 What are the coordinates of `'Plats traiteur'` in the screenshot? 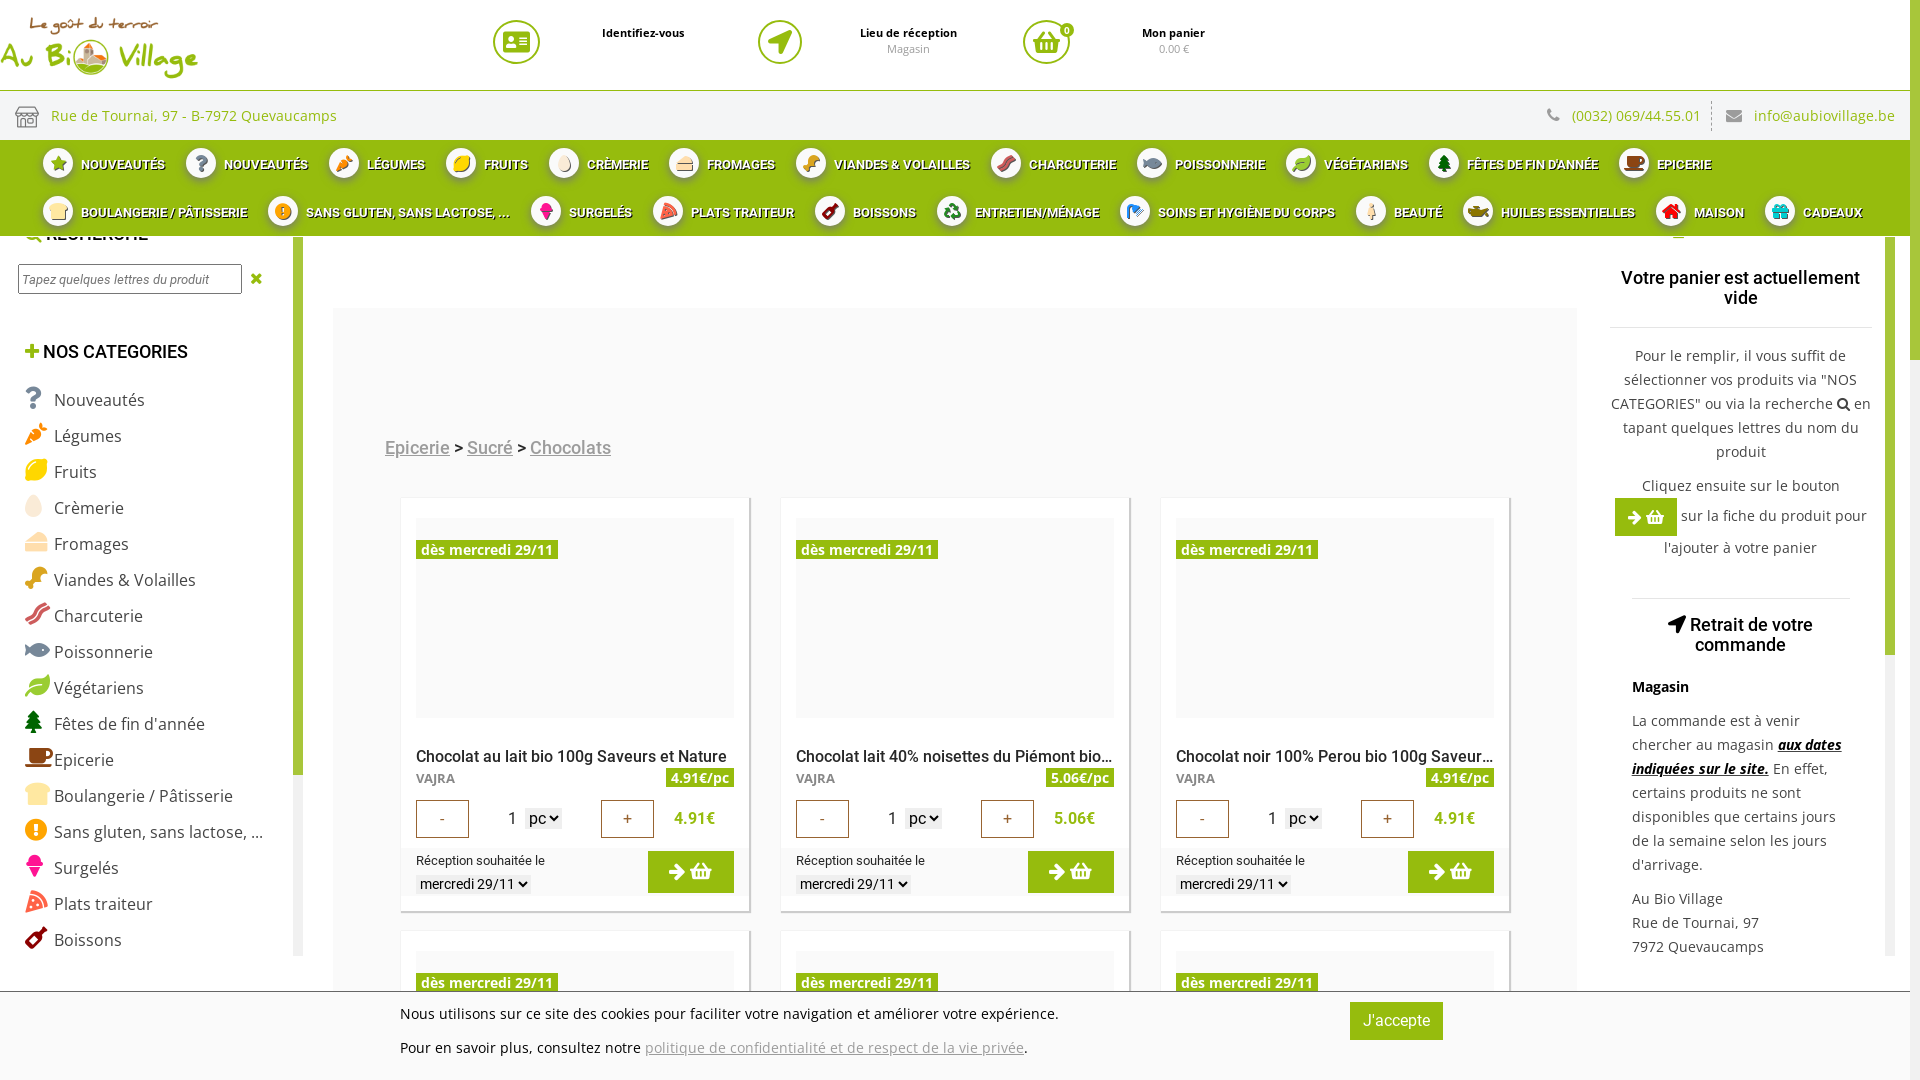 It's located at (88, 903).